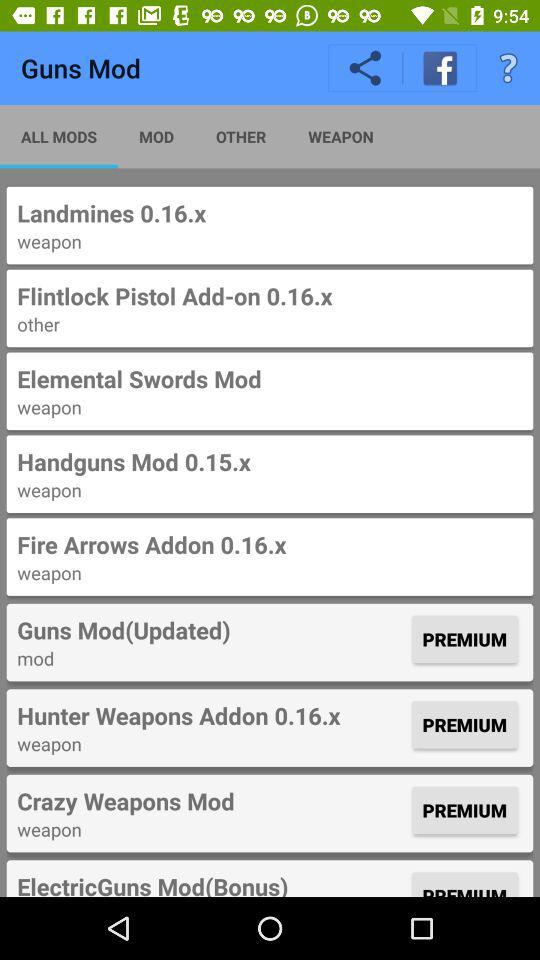 This screenshot has width=540, height=960. Describe the element at coordinates (211, 882) in the screenshot. I see `the item to the left of premium` at that location.